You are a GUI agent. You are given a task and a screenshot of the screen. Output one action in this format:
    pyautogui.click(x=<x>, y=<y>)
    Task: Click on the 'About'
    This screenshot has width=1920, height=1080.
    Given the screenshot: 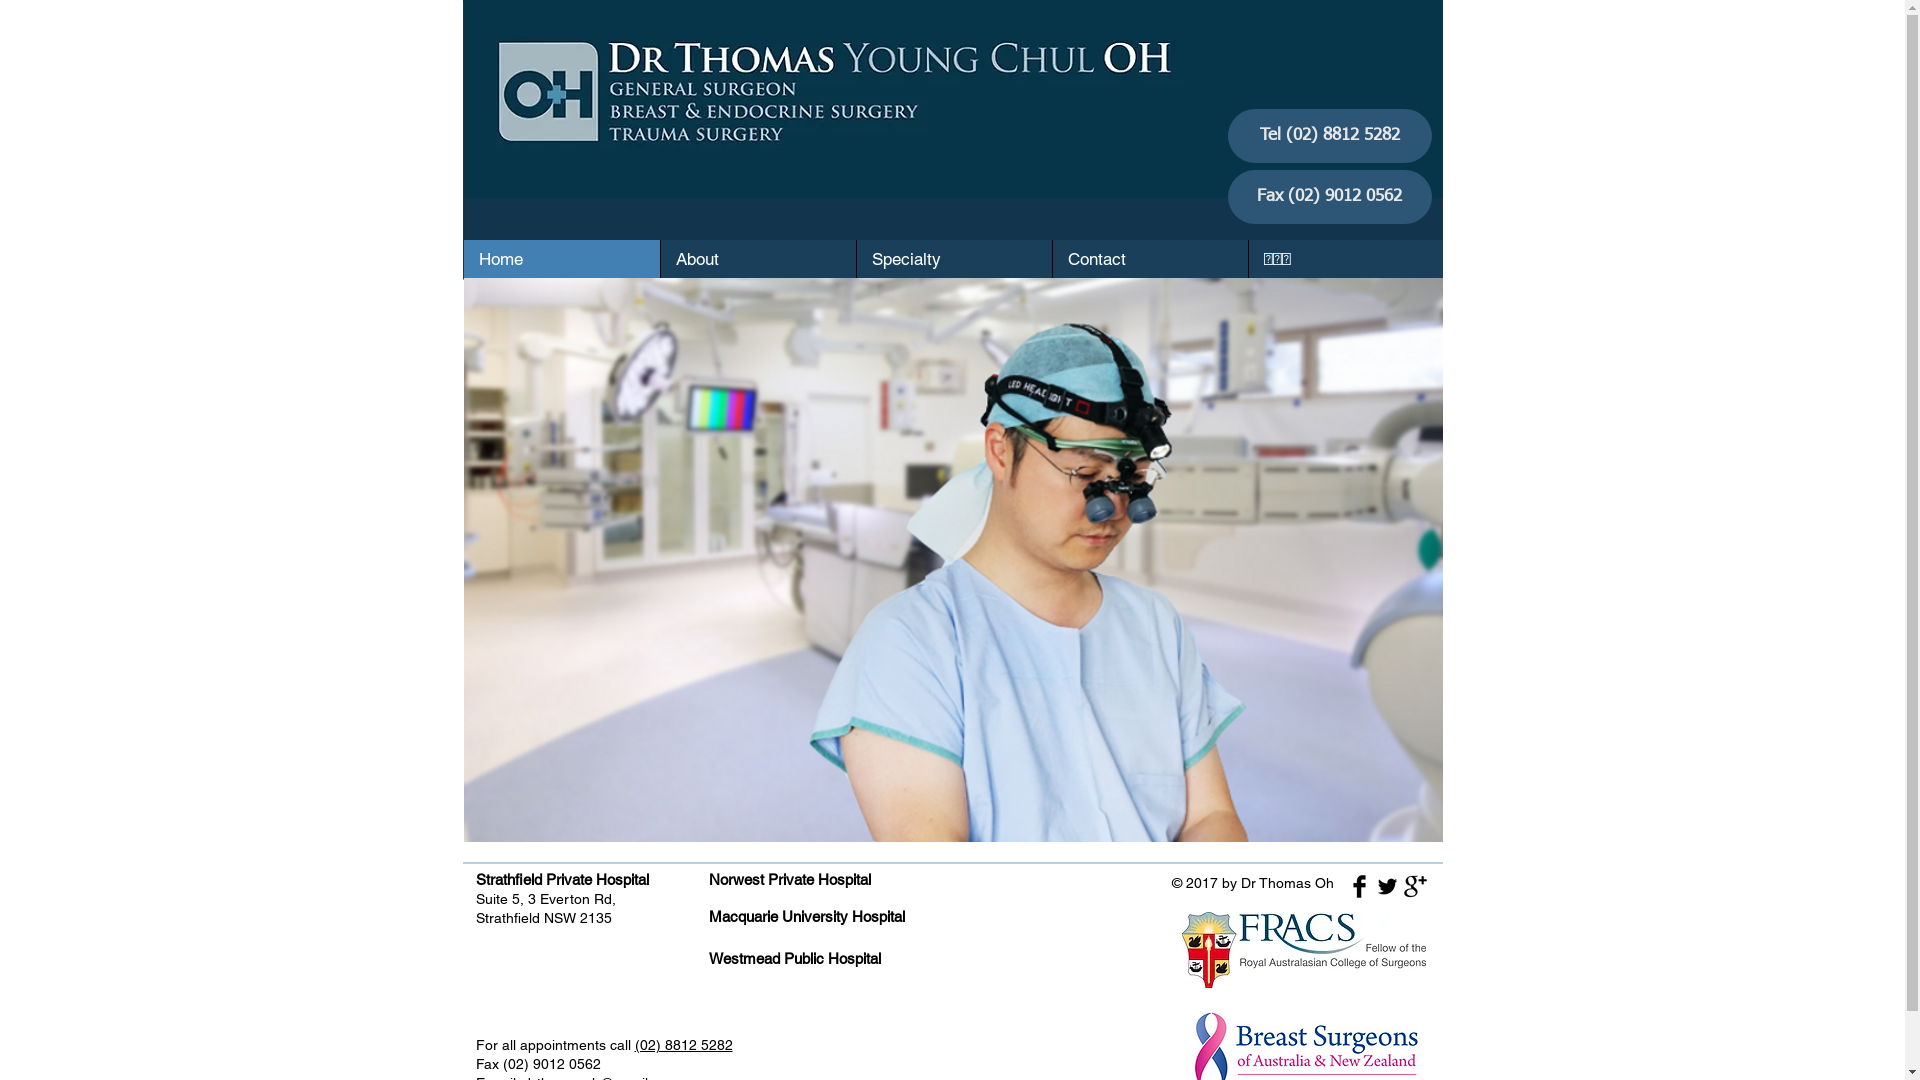 What is the action you would take?
    pyautogui.click(x=757, y=257)
    